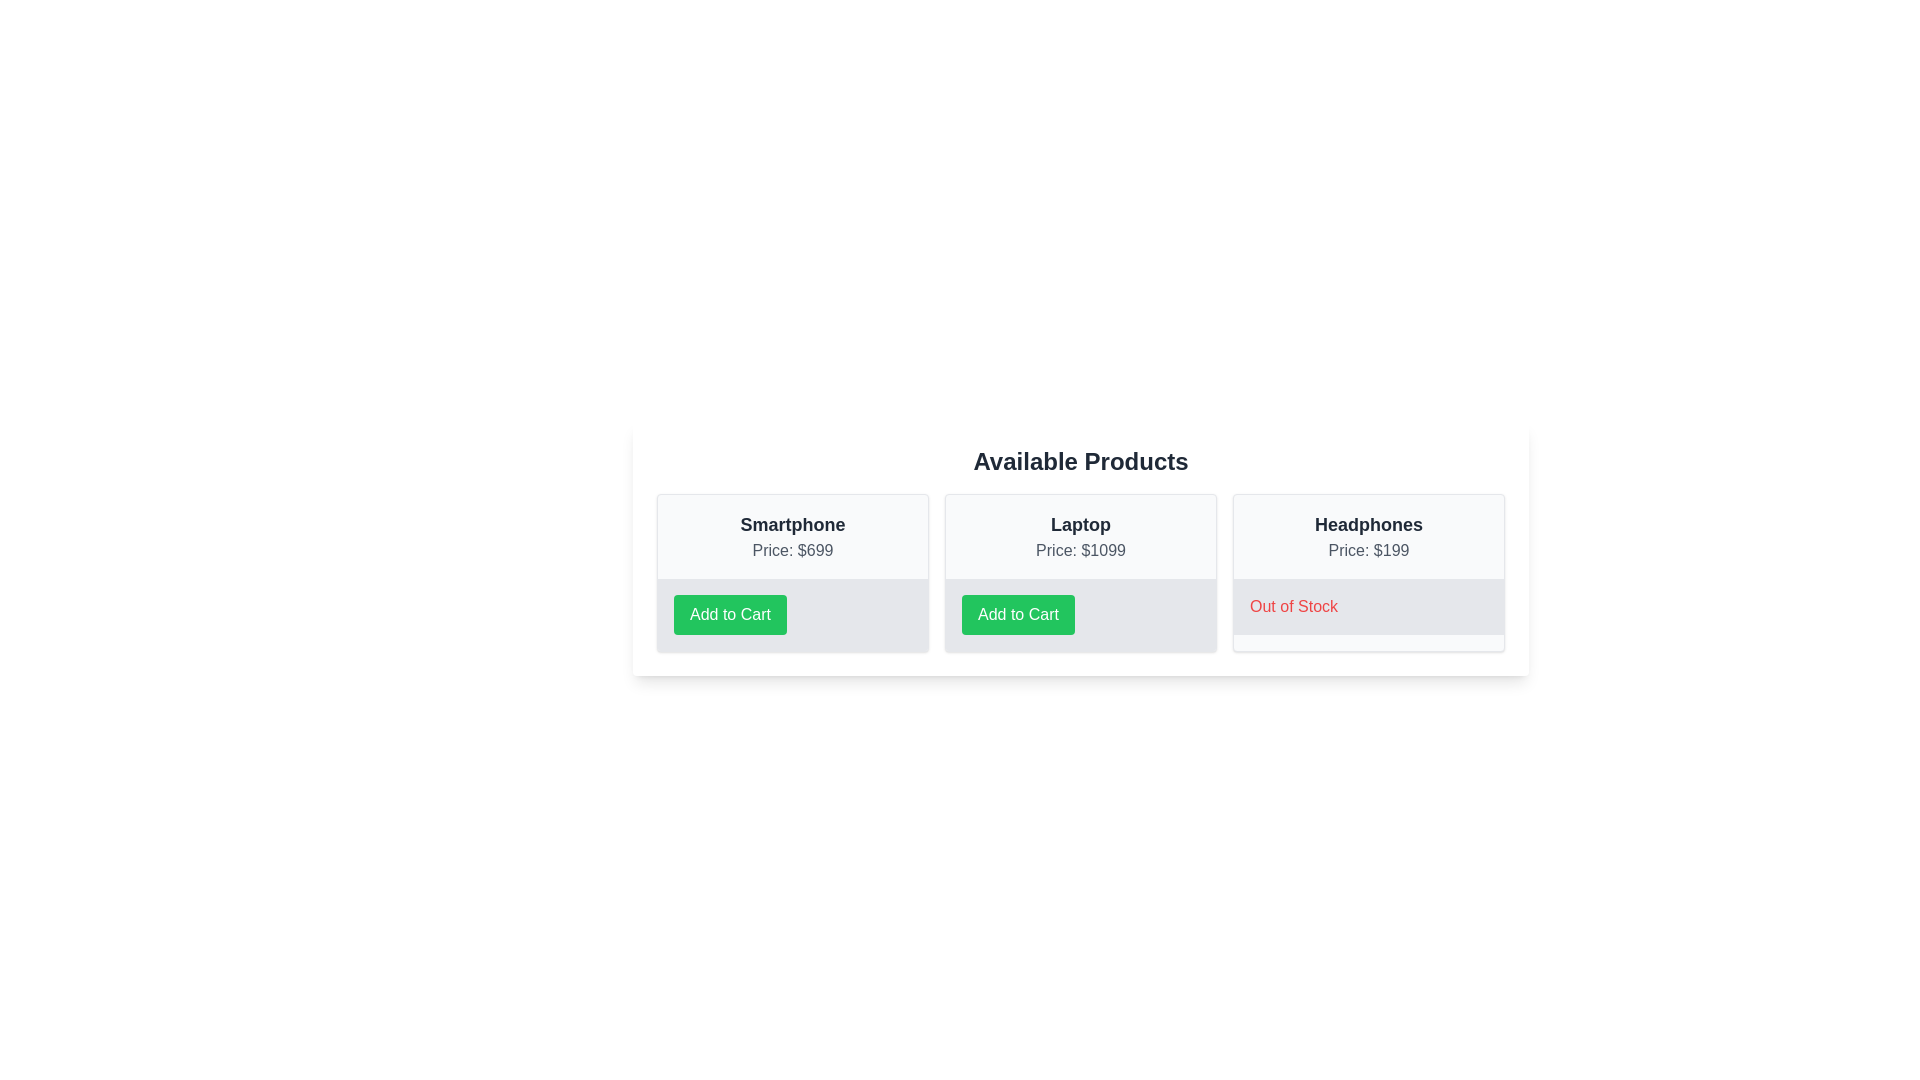 The height and width of the screenshot is (1080, 1920). I want to click on the 'Out of Stock' text label, which has a light-gray background and bold red font, located in the bottom-right corner of the 'Headphones' product card, so click(1367, 605).